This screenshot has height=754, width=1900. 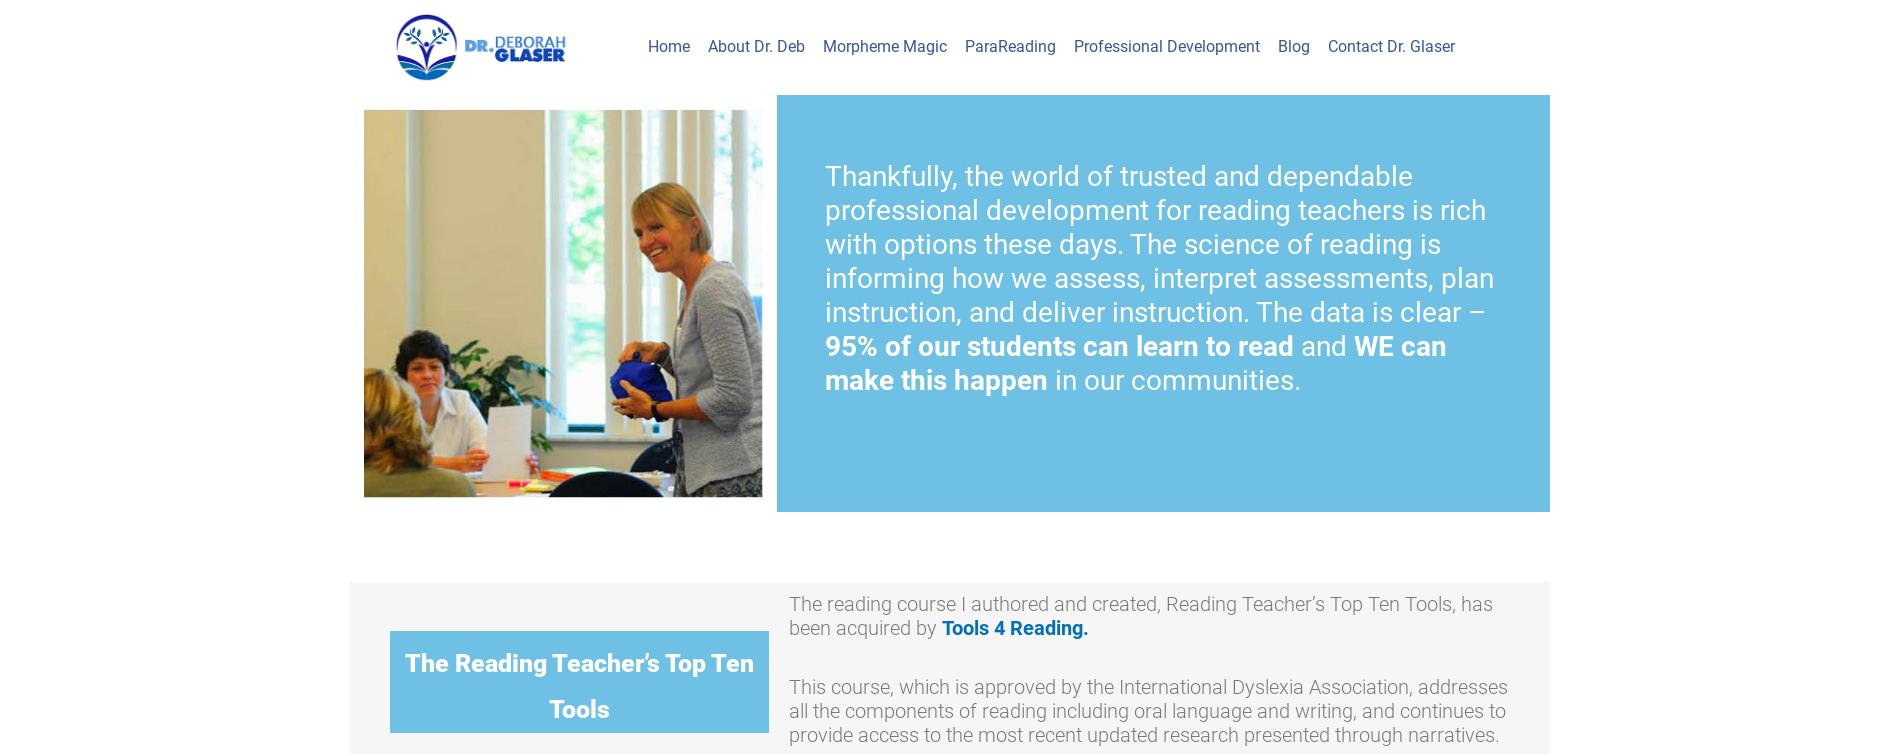 What do you see at coordinates (668, 46) in the screenshot?
I see `'Home'` at bounding box center [668, 46].